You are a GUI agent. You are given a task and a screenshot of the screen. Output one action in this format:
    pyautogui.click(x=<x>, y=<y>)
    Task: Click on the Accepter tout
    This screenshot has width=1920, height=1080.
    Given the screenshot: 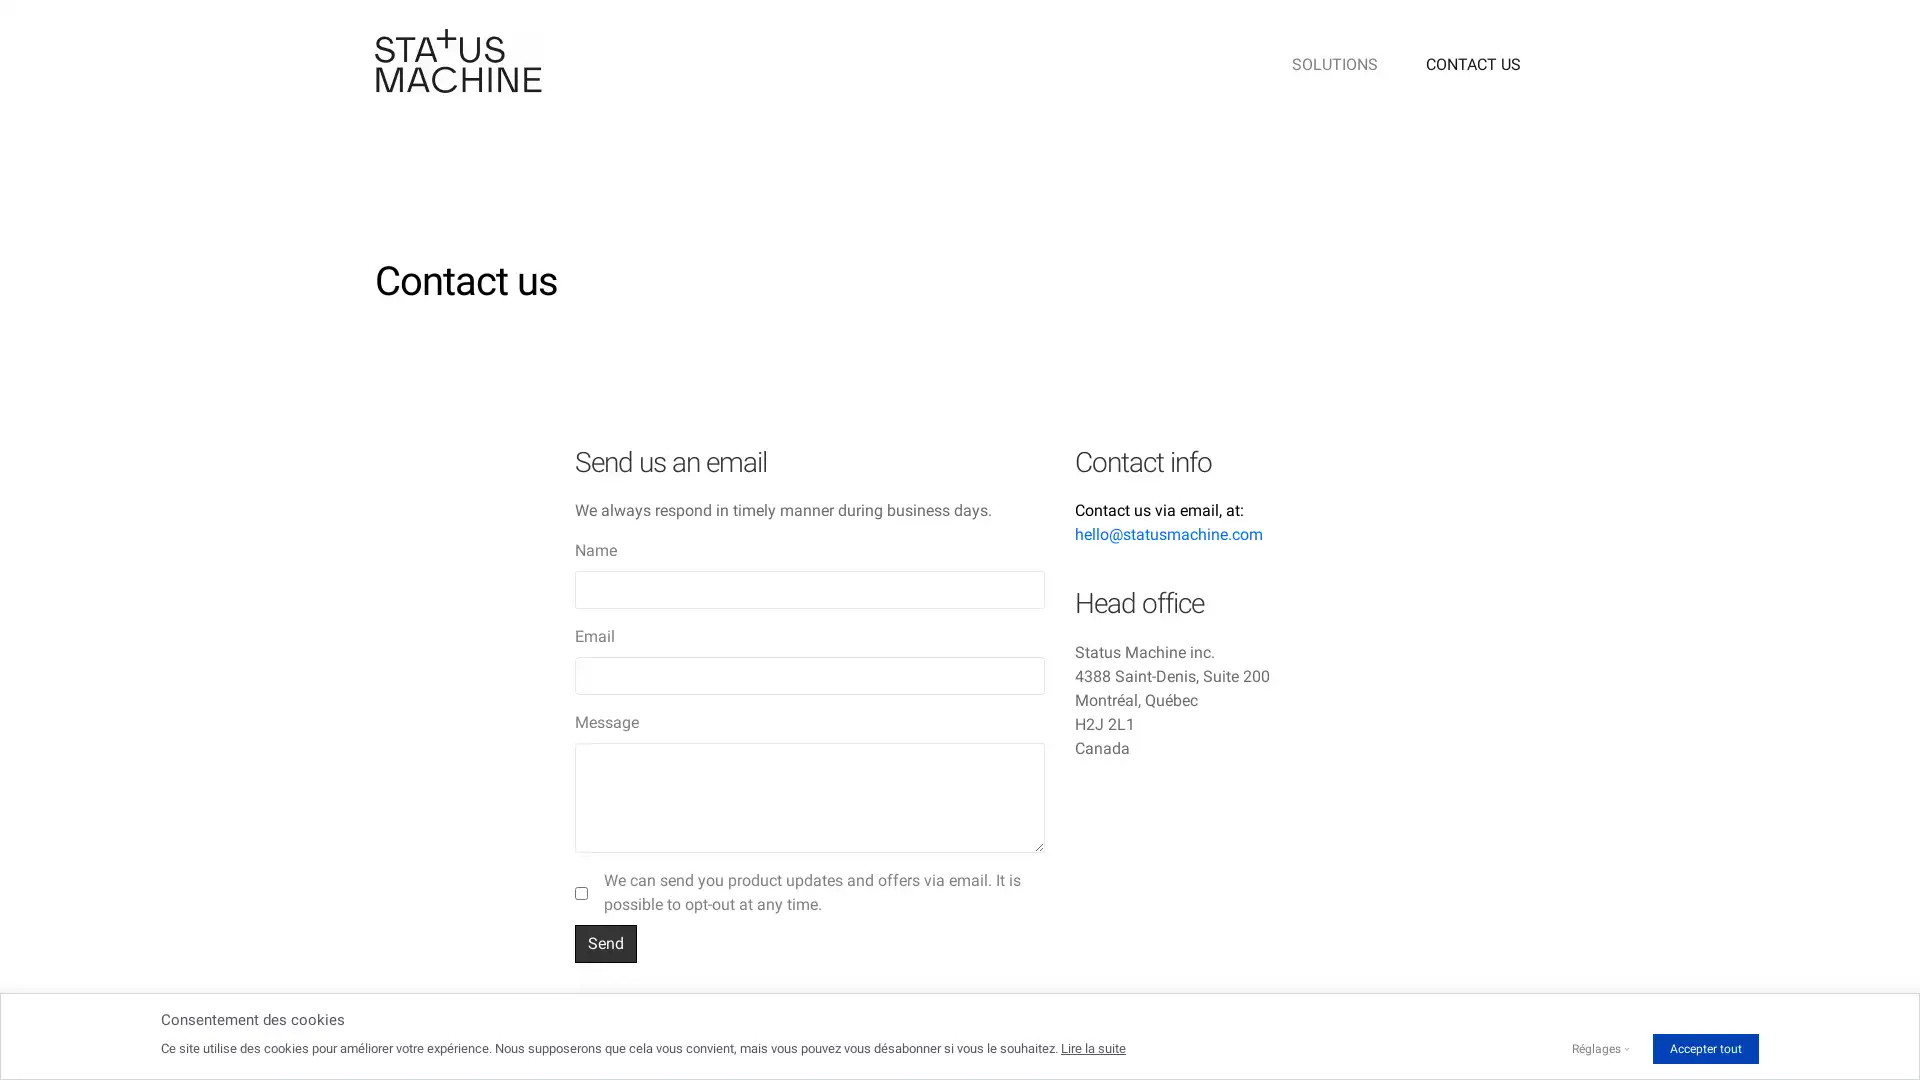 What is the action you would take?
    pyautogui.click(x=1704, y=1048)
    